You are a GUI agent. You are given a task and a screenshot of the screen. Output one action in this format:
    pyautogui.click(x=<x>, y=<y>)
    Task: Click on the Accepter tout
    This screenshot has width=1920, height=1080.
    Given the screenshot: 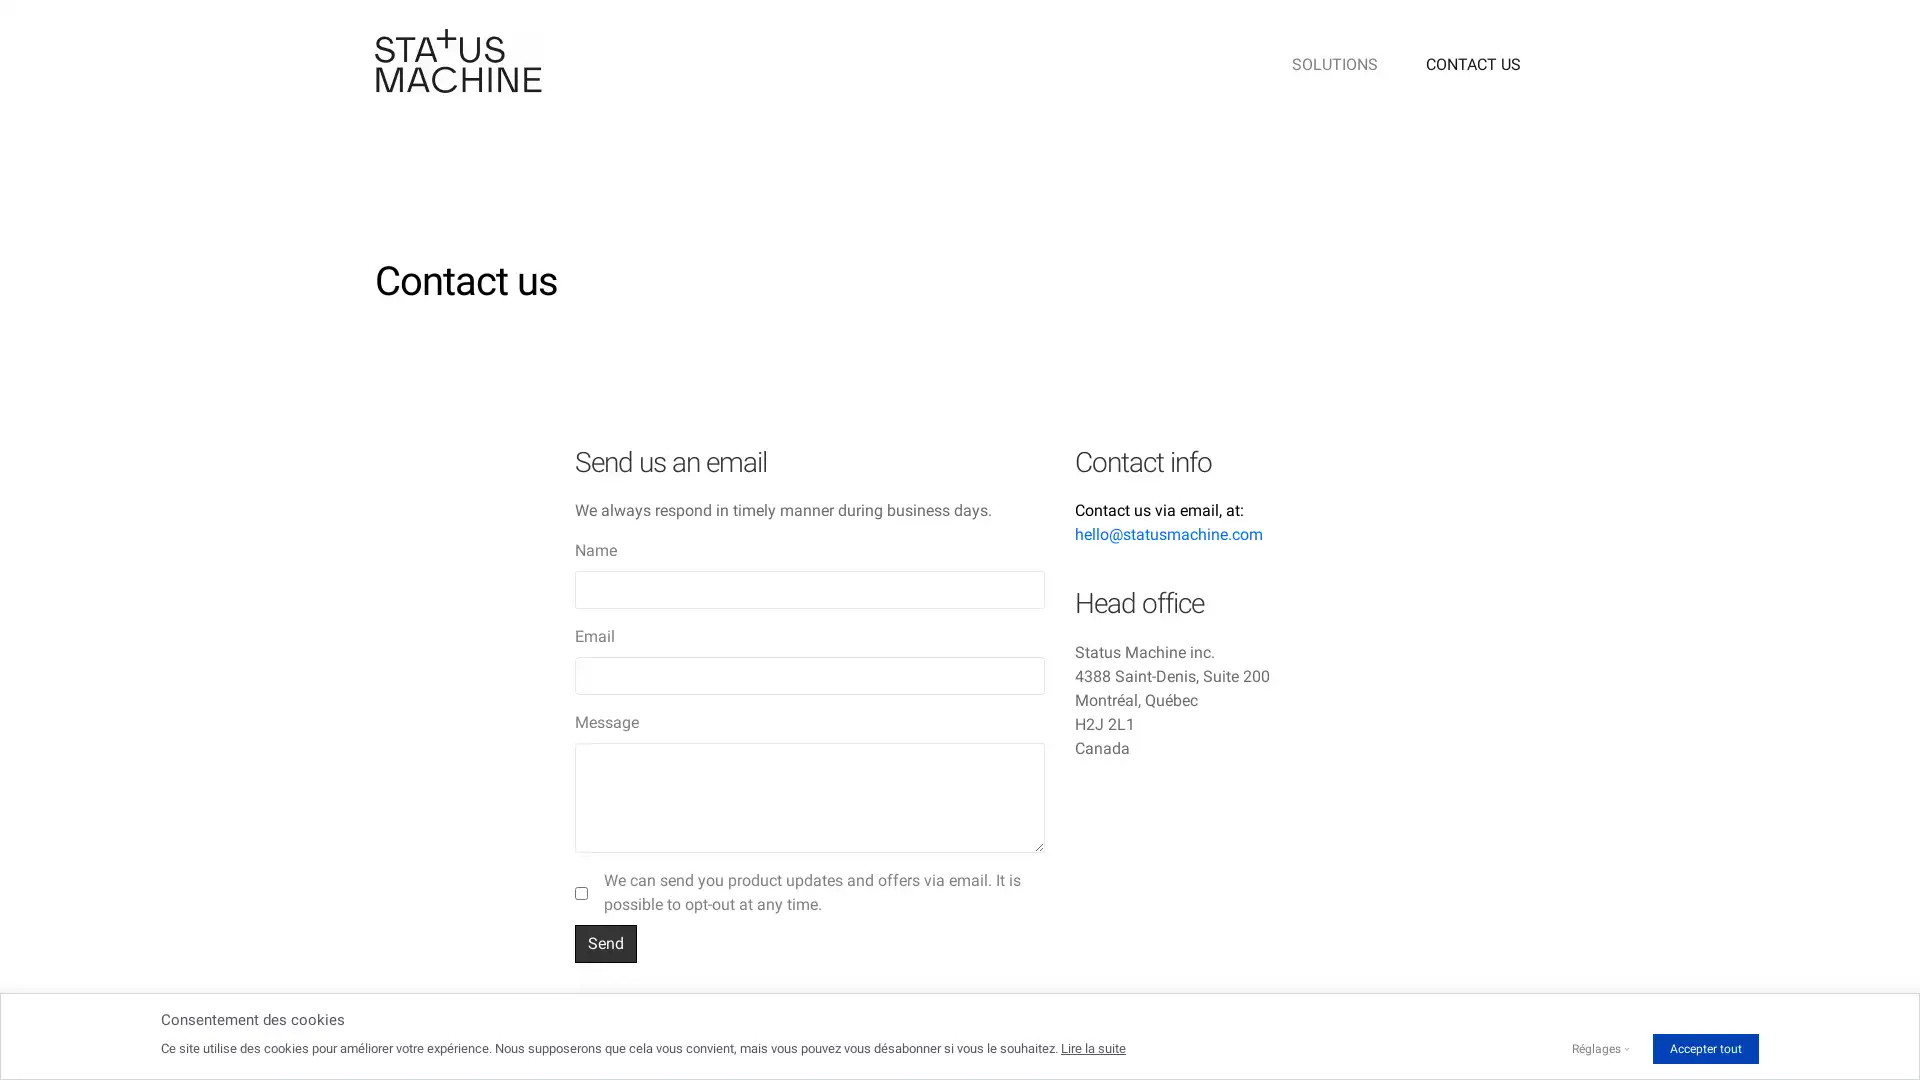 What is the action you would take?
    pyautogui.click(x=1704, y=1048)
    